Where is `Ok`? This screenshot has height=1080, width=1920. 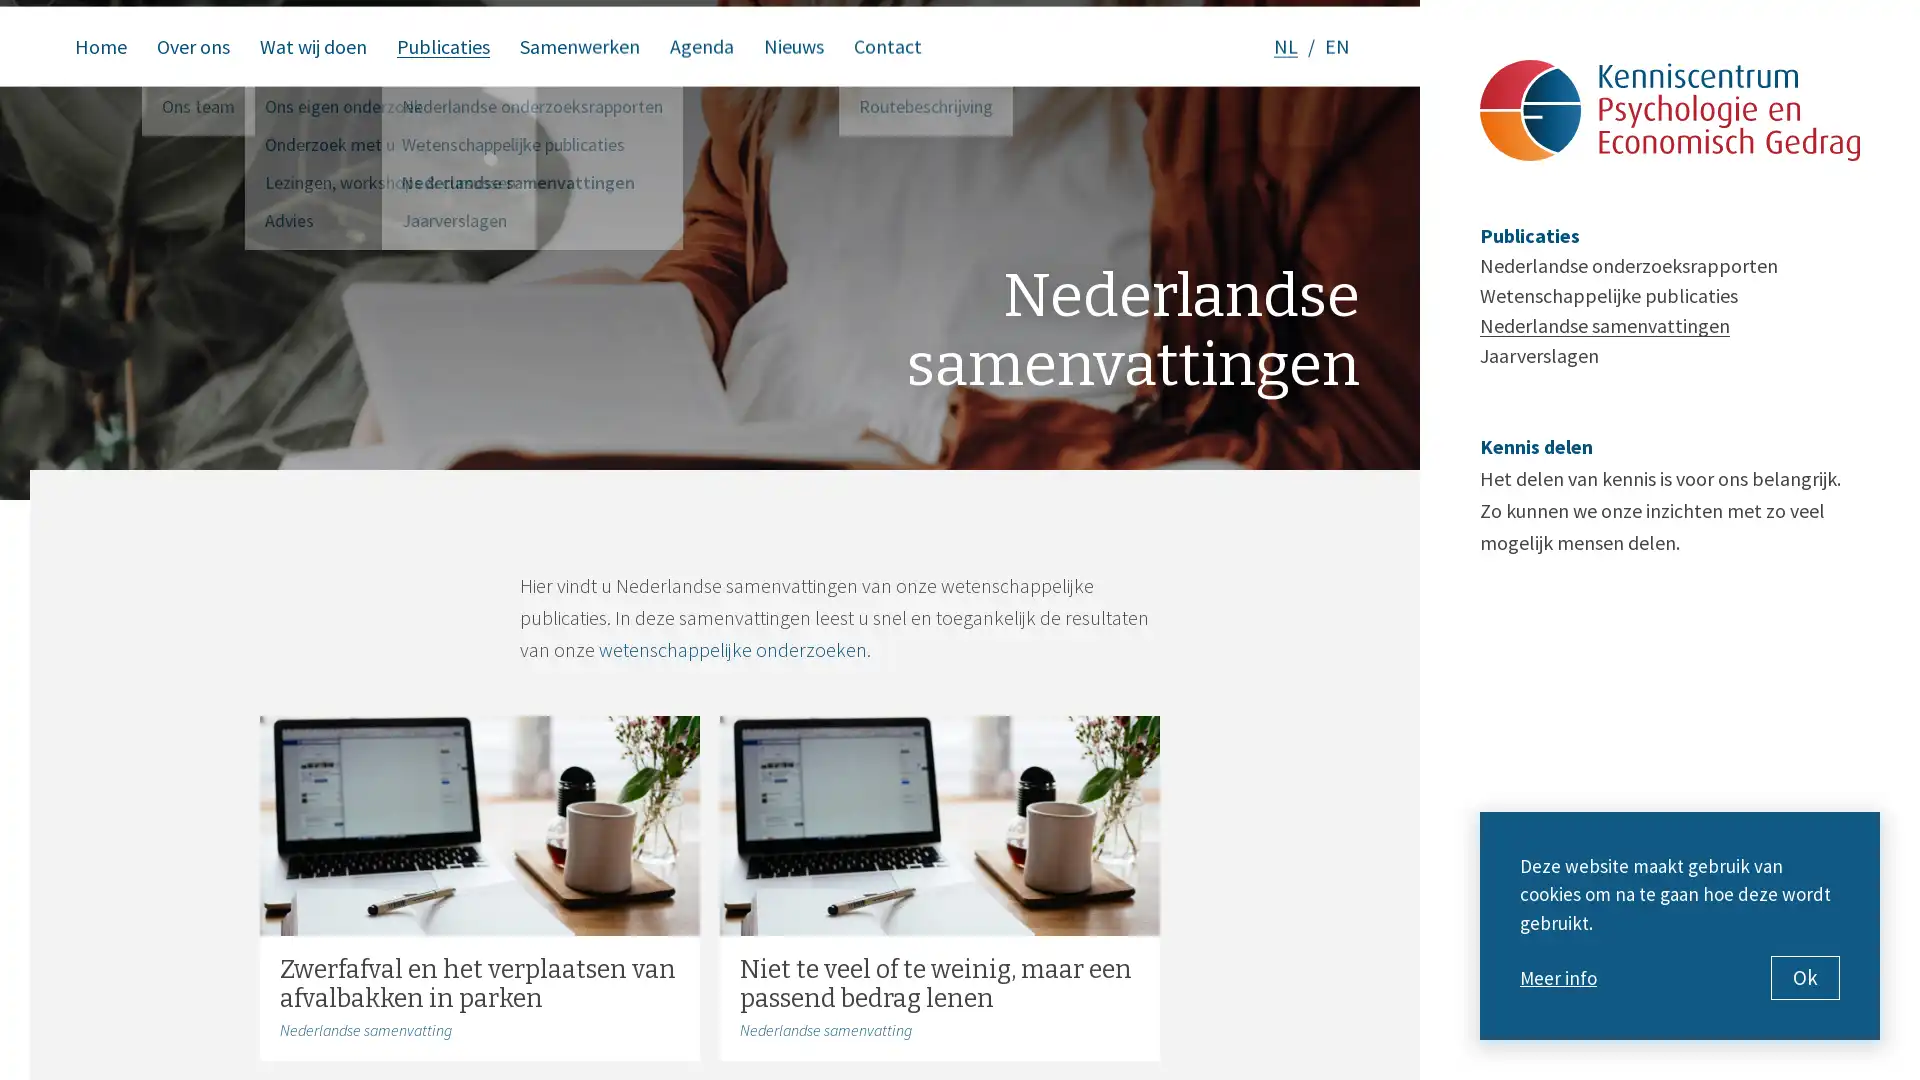
Ok is located at coordinates (1805, 977).